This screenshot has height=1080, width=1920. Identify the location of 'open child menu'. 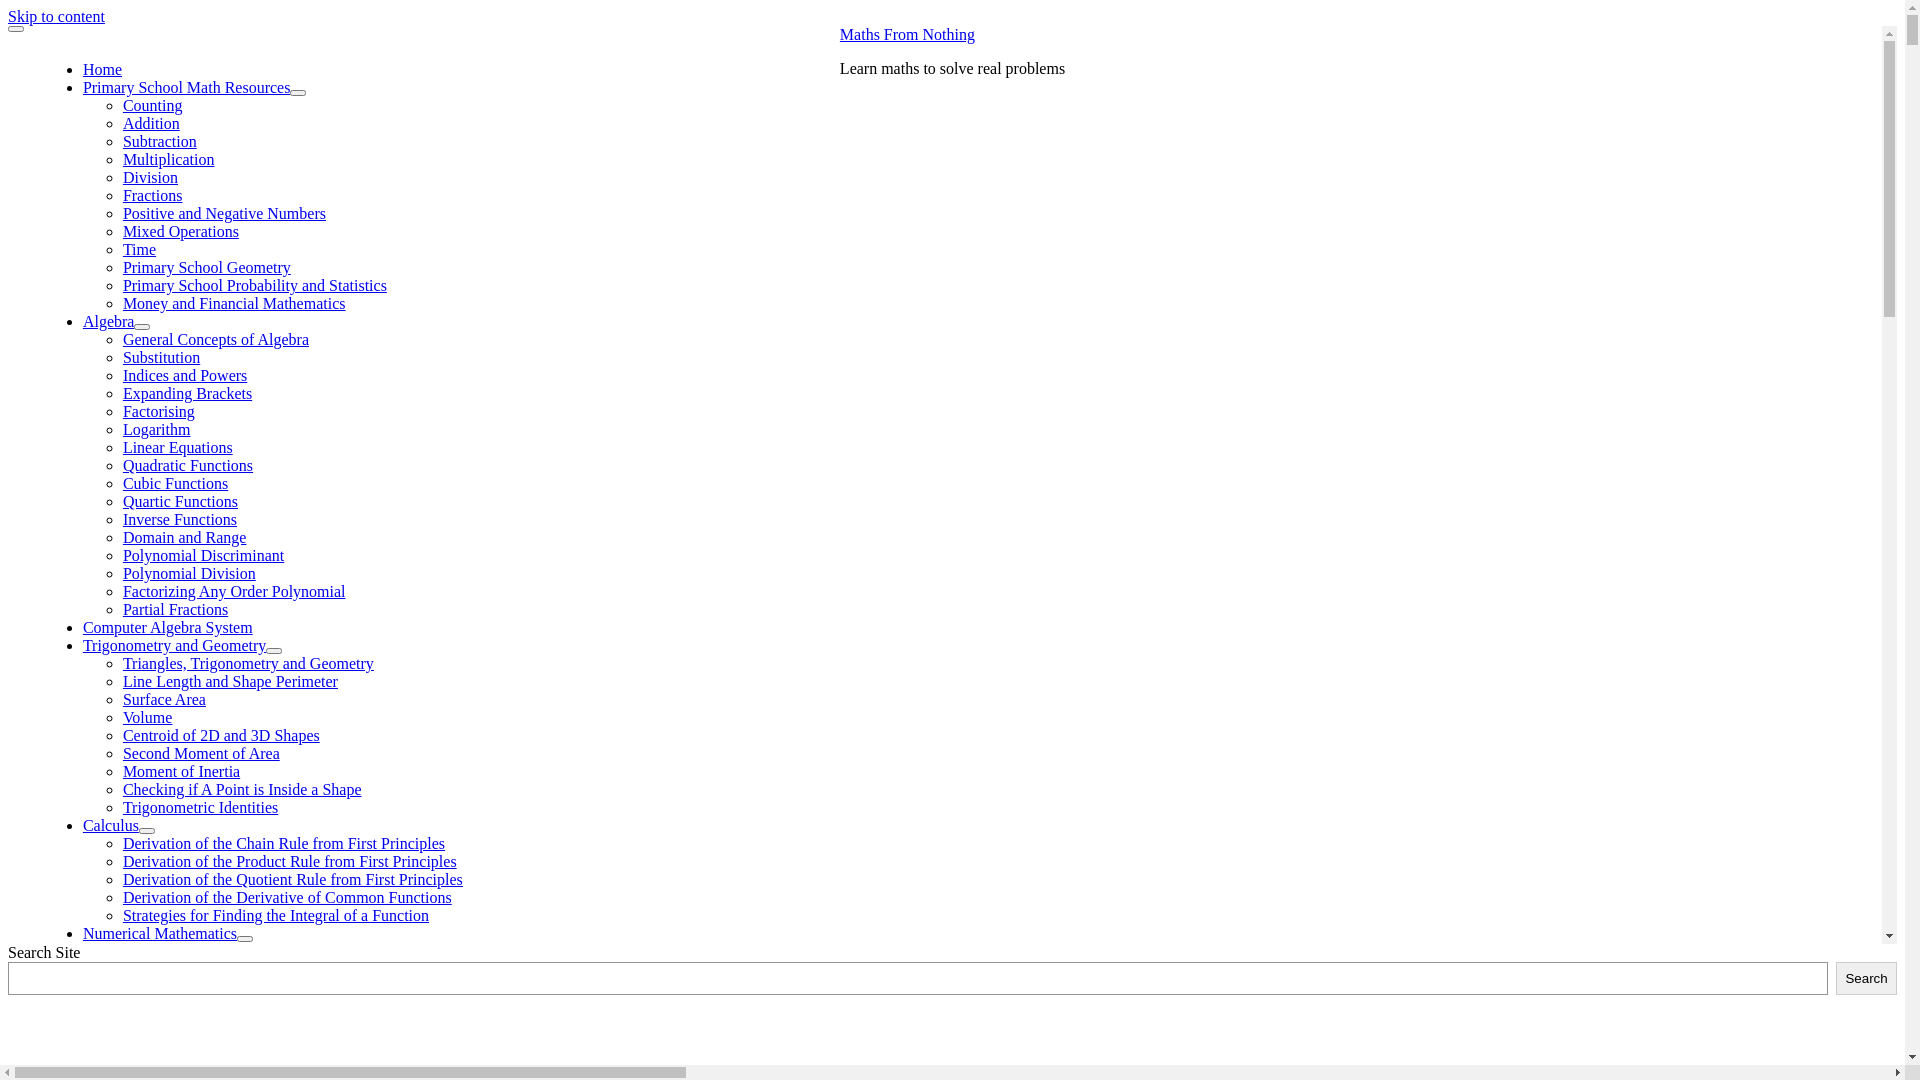
(272, 651).